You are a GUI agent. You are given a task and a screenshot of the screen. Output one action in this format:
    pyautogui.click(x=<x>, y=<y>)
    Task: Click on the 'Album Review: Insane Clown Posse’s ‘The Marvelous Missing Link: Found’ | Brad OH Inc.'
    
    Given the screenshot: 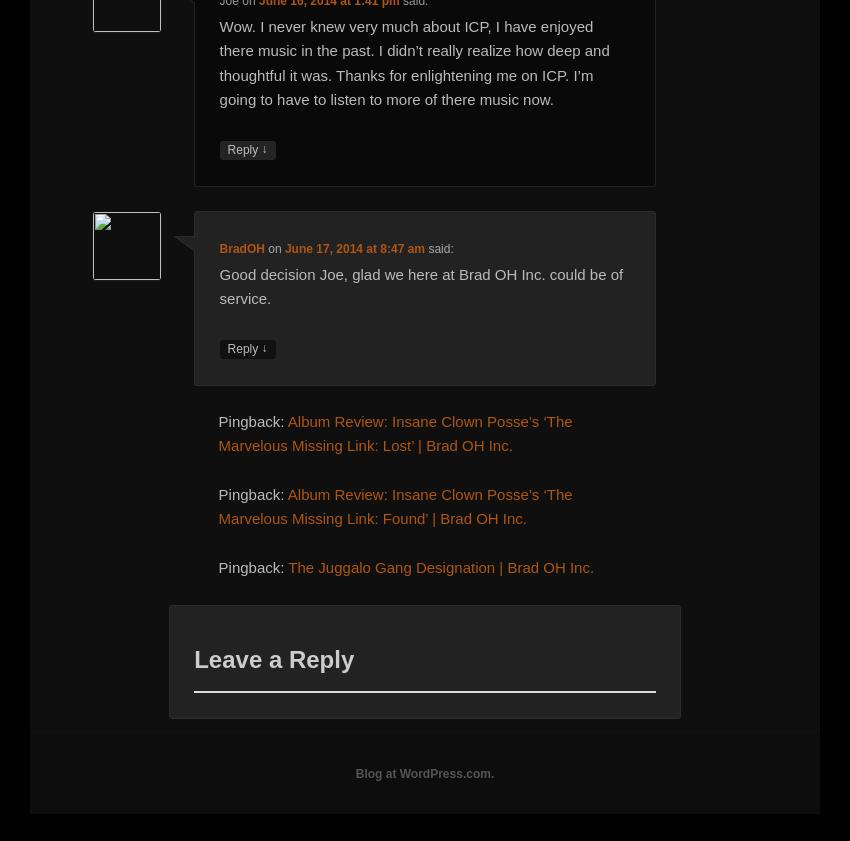 What is the action you would take?
    pyautogui.click(x=394, y=506)
    